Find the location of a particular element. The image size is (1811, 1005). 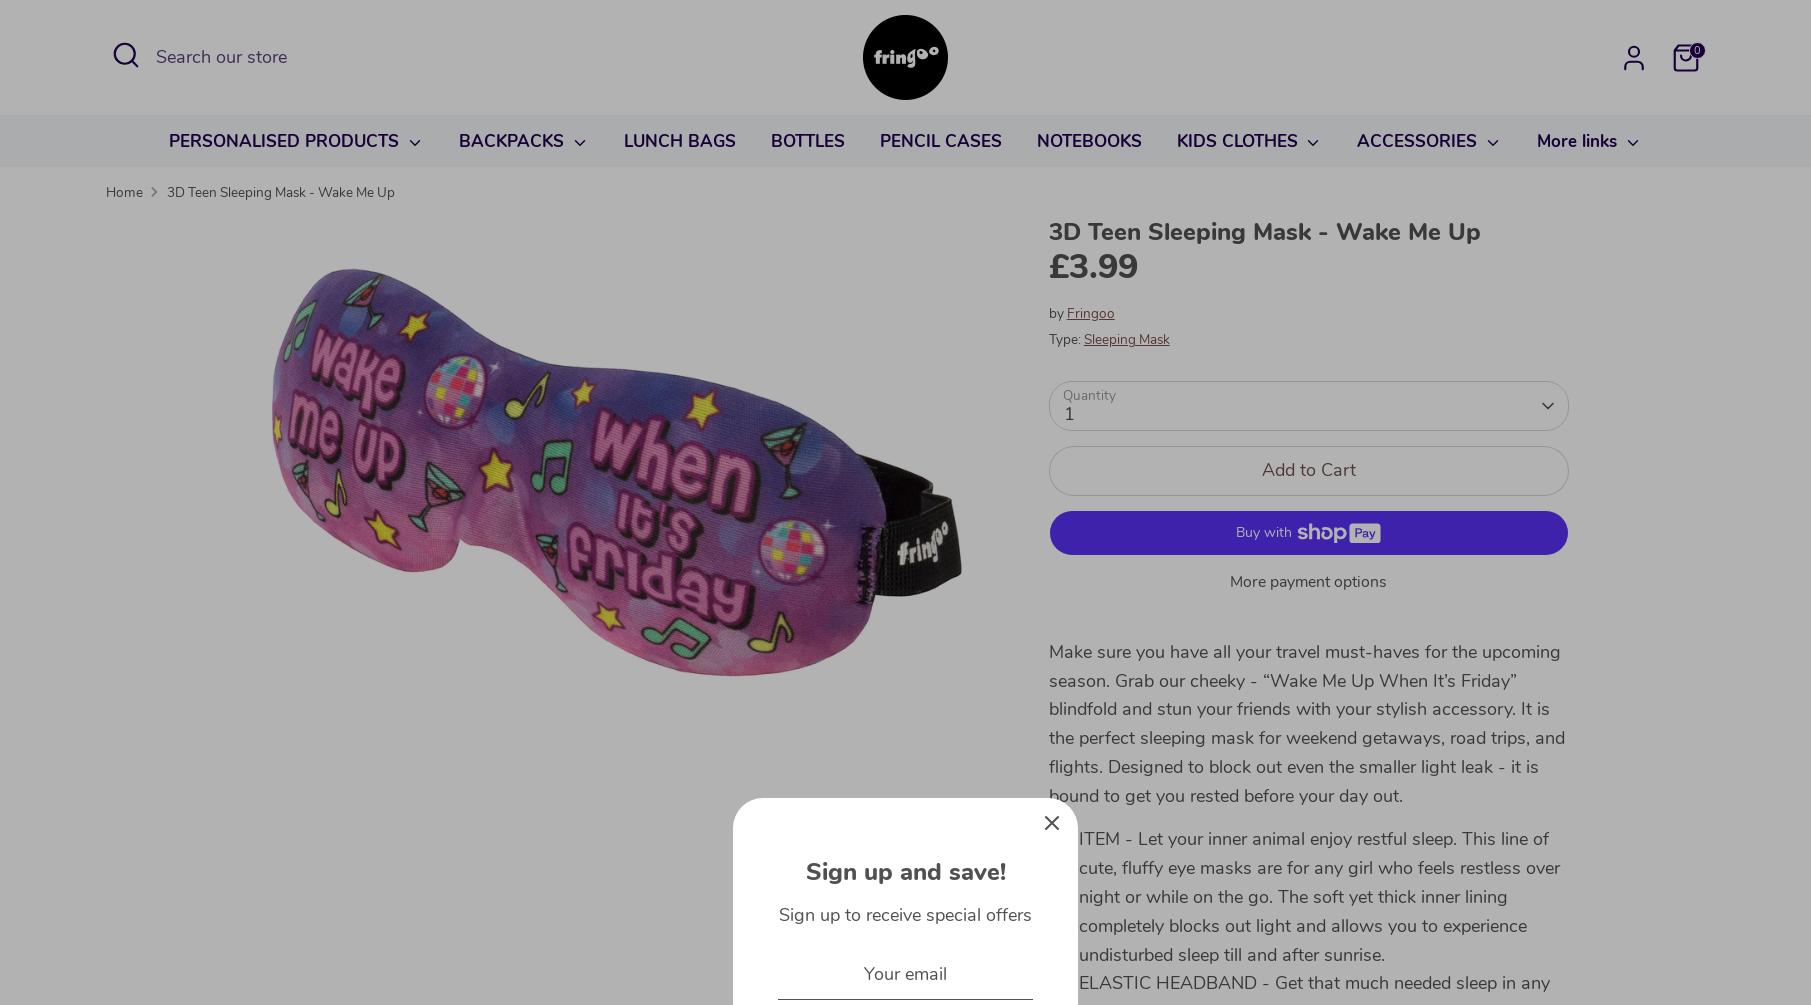

'BACKPACKS' is located at coordinates (458, 141).